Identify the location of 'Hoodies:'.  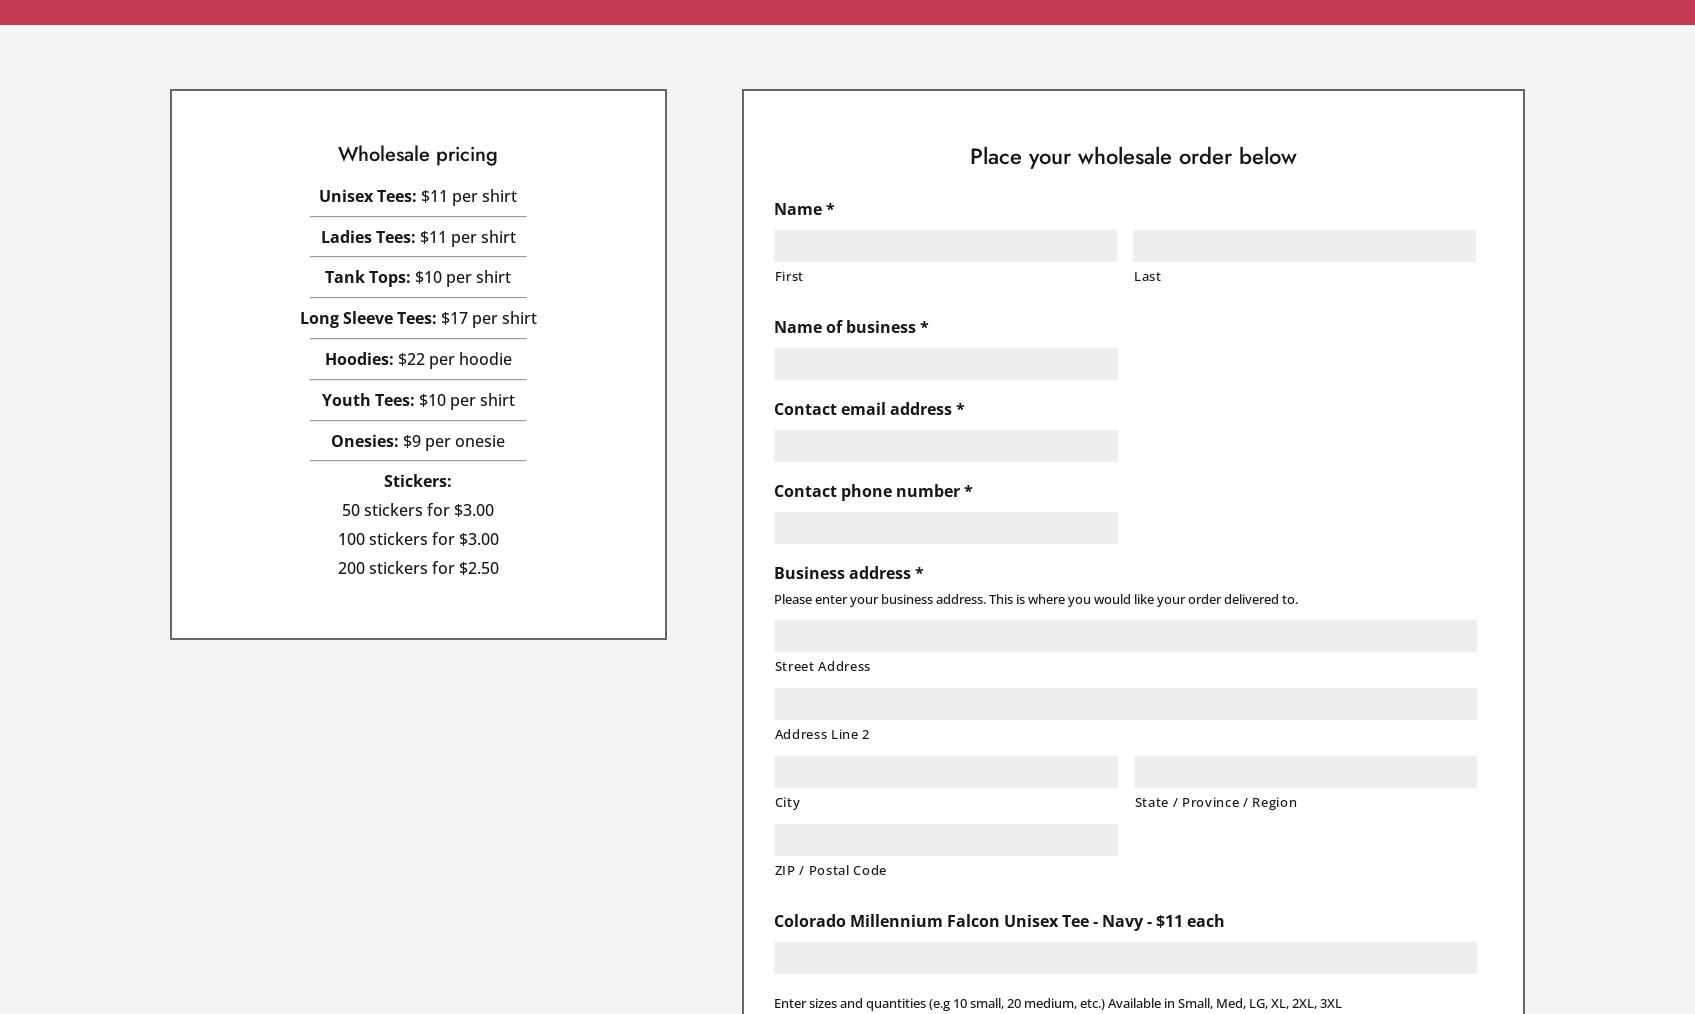
(357, 357).